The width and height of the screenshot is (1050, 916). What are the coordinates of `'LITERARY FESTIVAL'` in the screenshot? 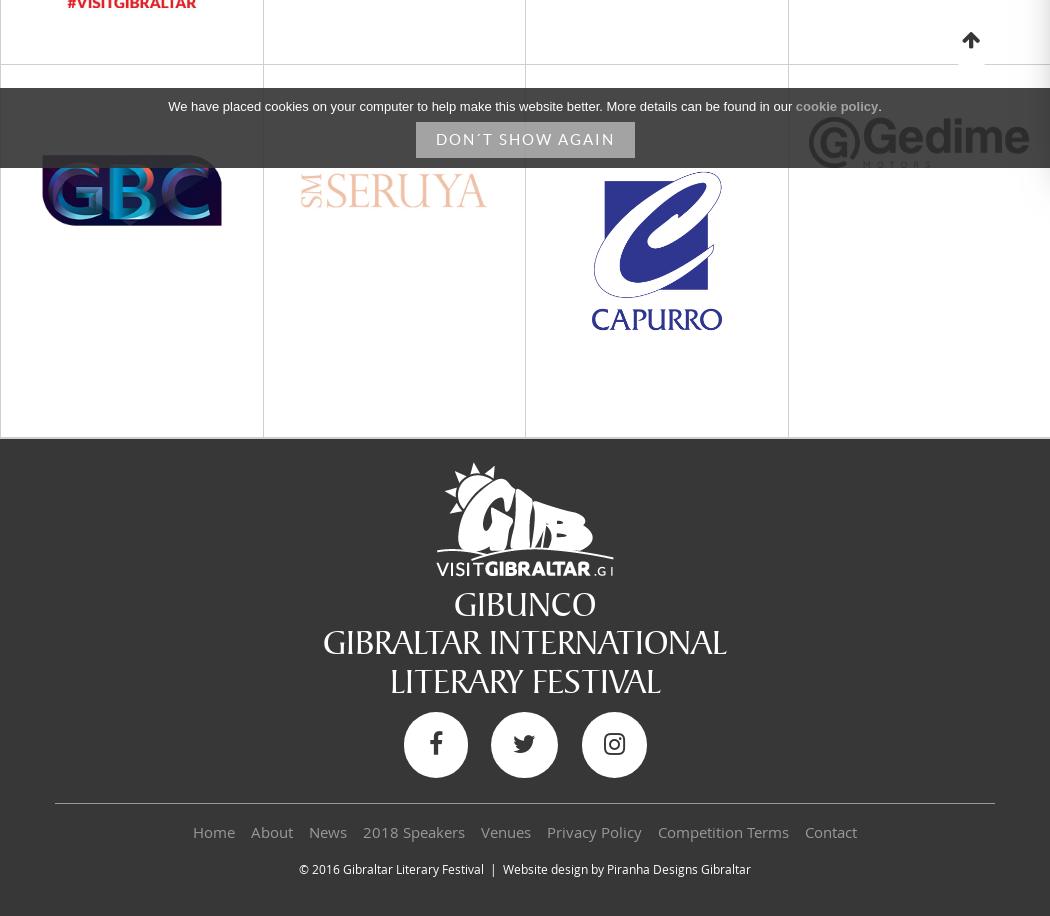 It's located at (523, 680).